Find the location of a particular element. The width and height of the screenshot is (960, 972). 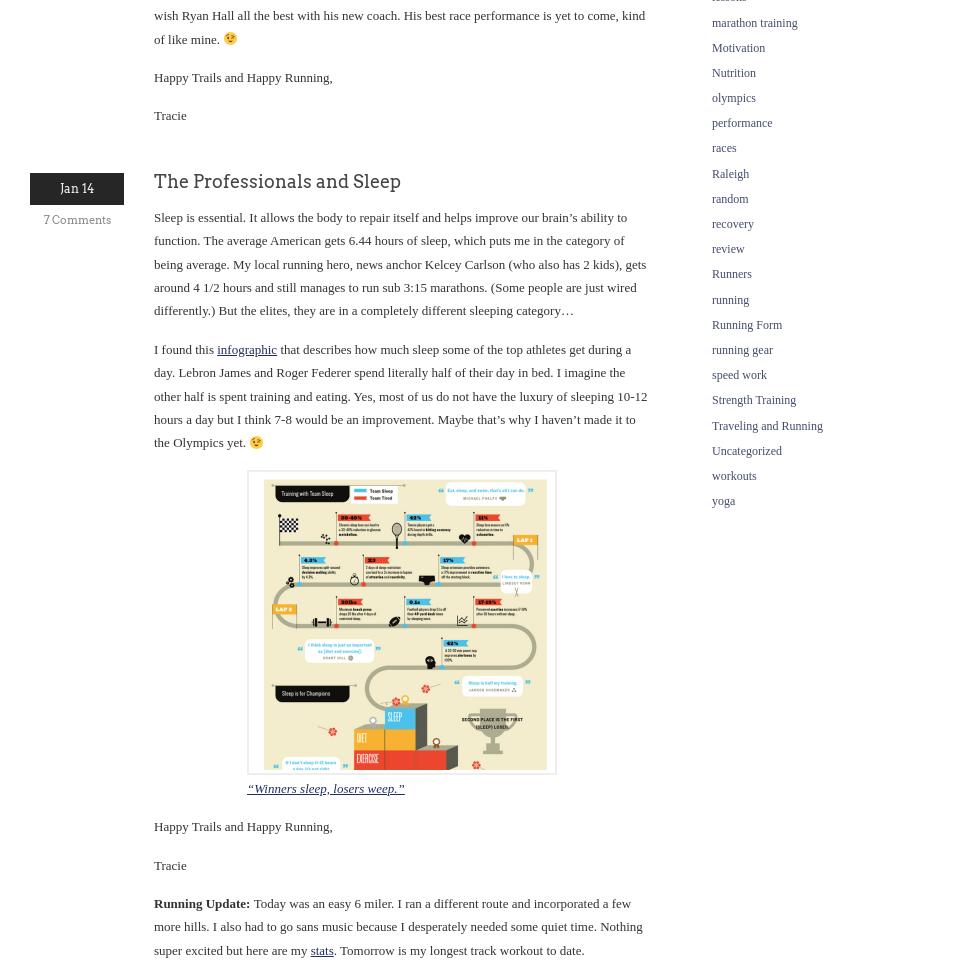

'Motivation' is located at coordinates (737, 47).